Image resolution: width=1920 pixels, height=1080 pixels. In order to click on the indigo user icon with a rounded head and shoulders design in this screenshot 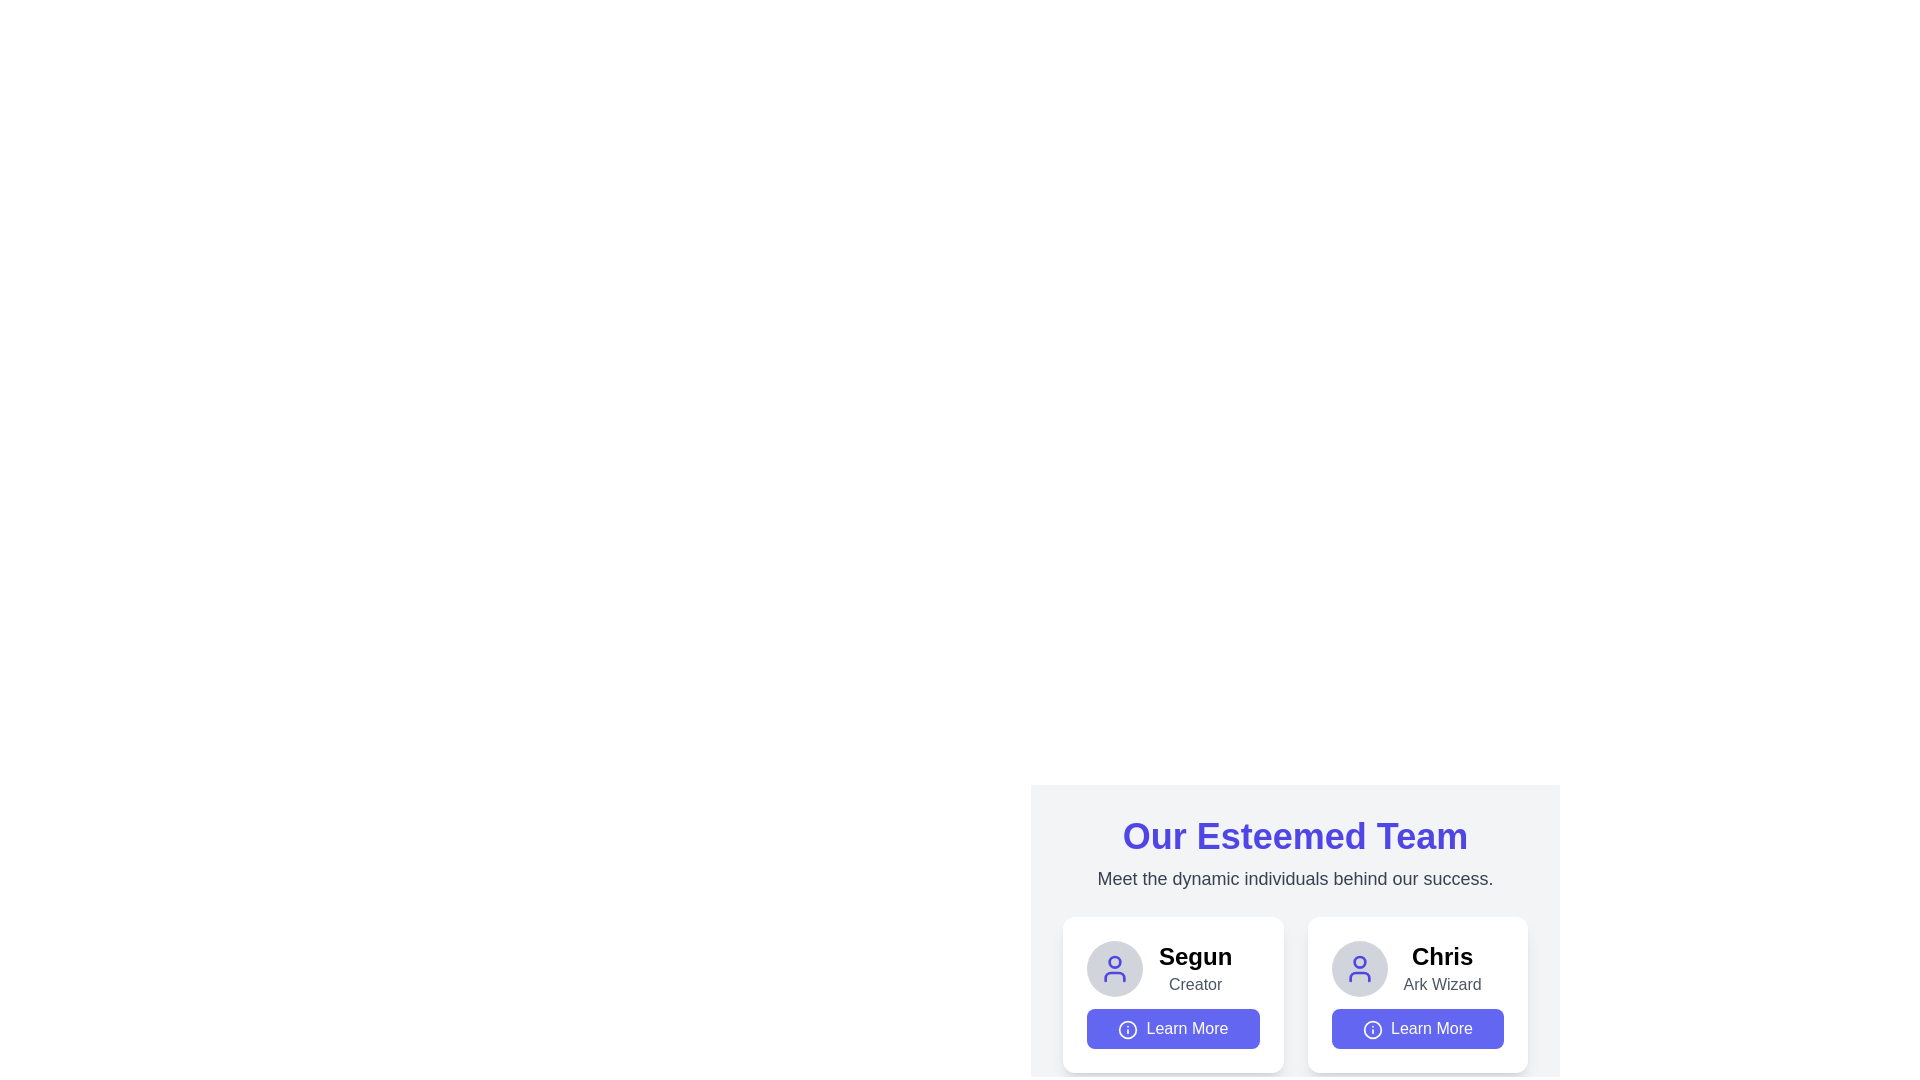, I will do `click(1113, 967)`.